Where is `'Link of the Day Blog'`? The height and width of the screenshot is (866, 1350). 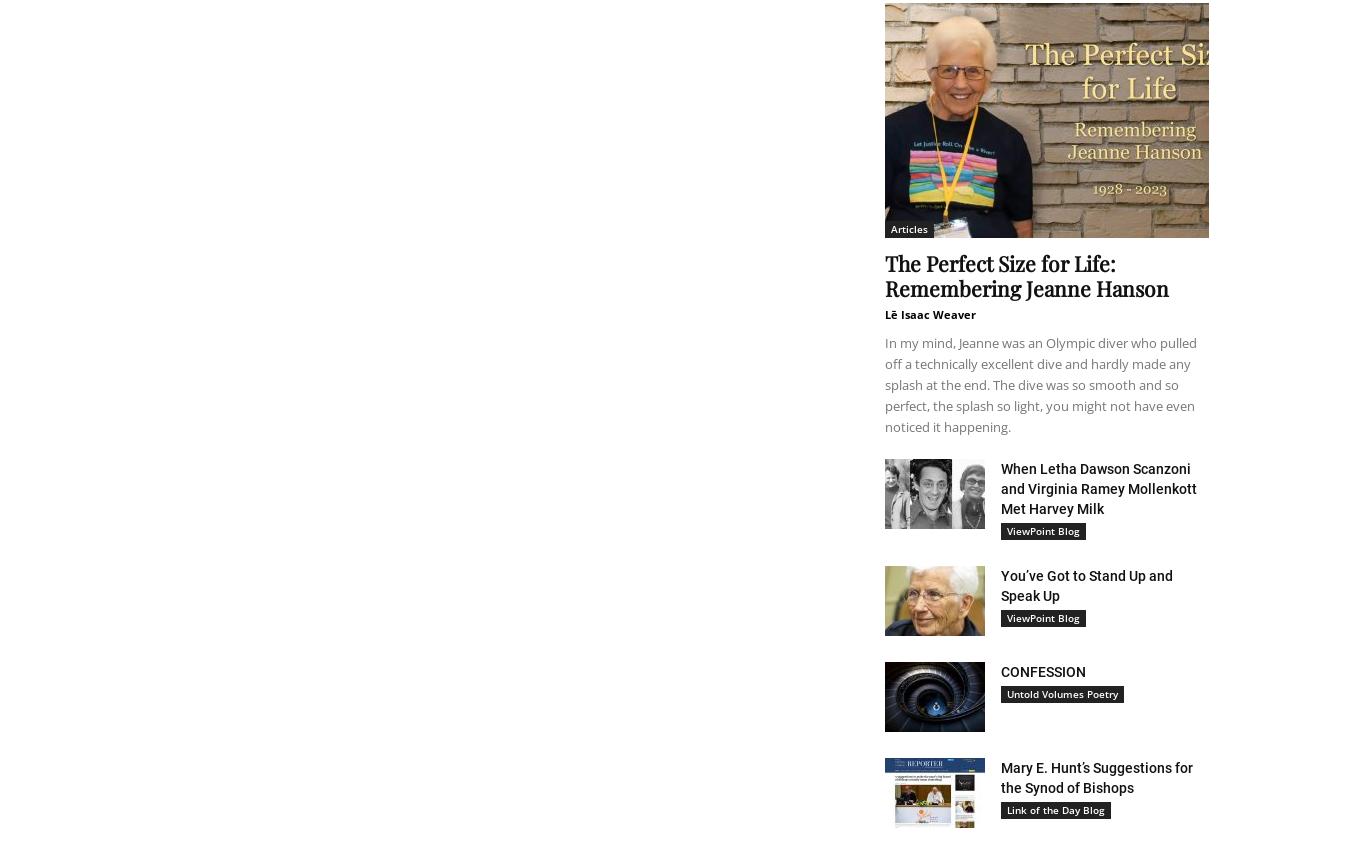
'Link of the Day Blog' is located at coordinates (1055, 808).